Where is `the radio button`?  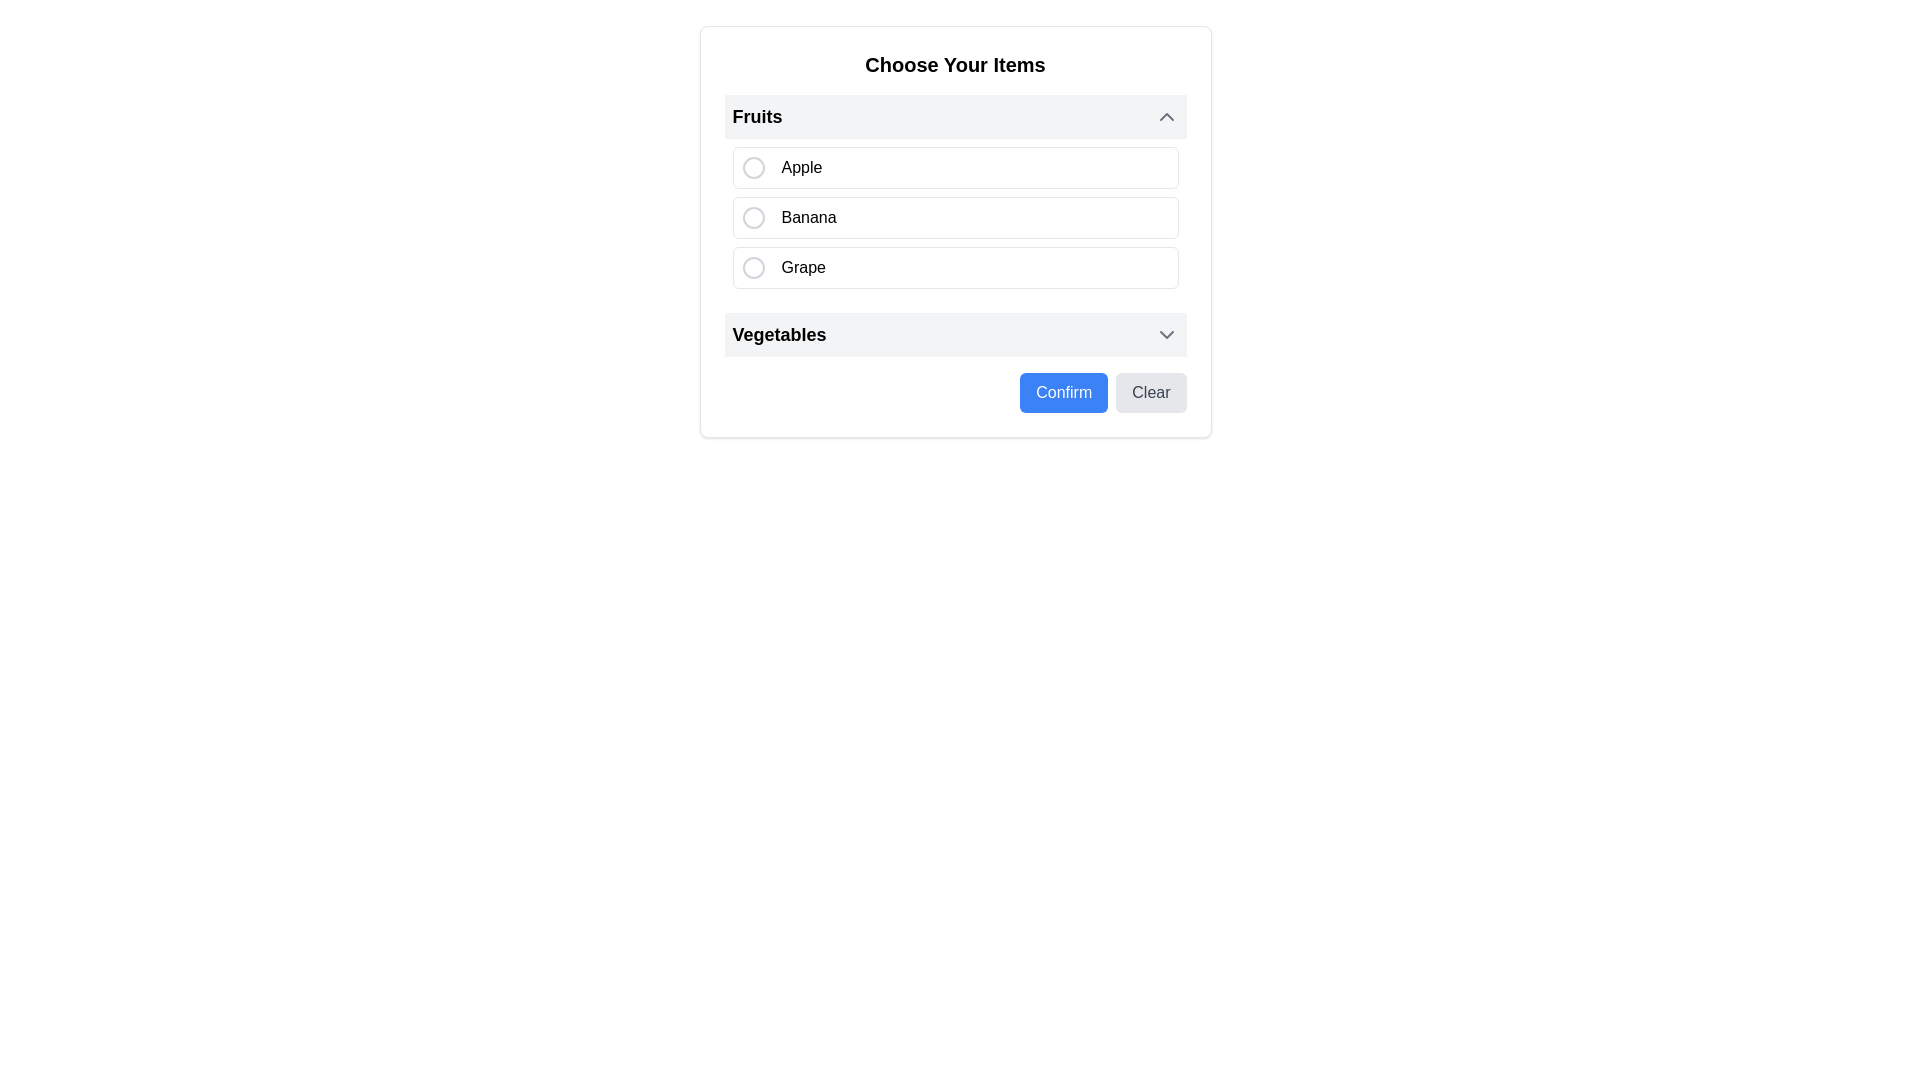 the radio button is located at coordinates (954, 196).